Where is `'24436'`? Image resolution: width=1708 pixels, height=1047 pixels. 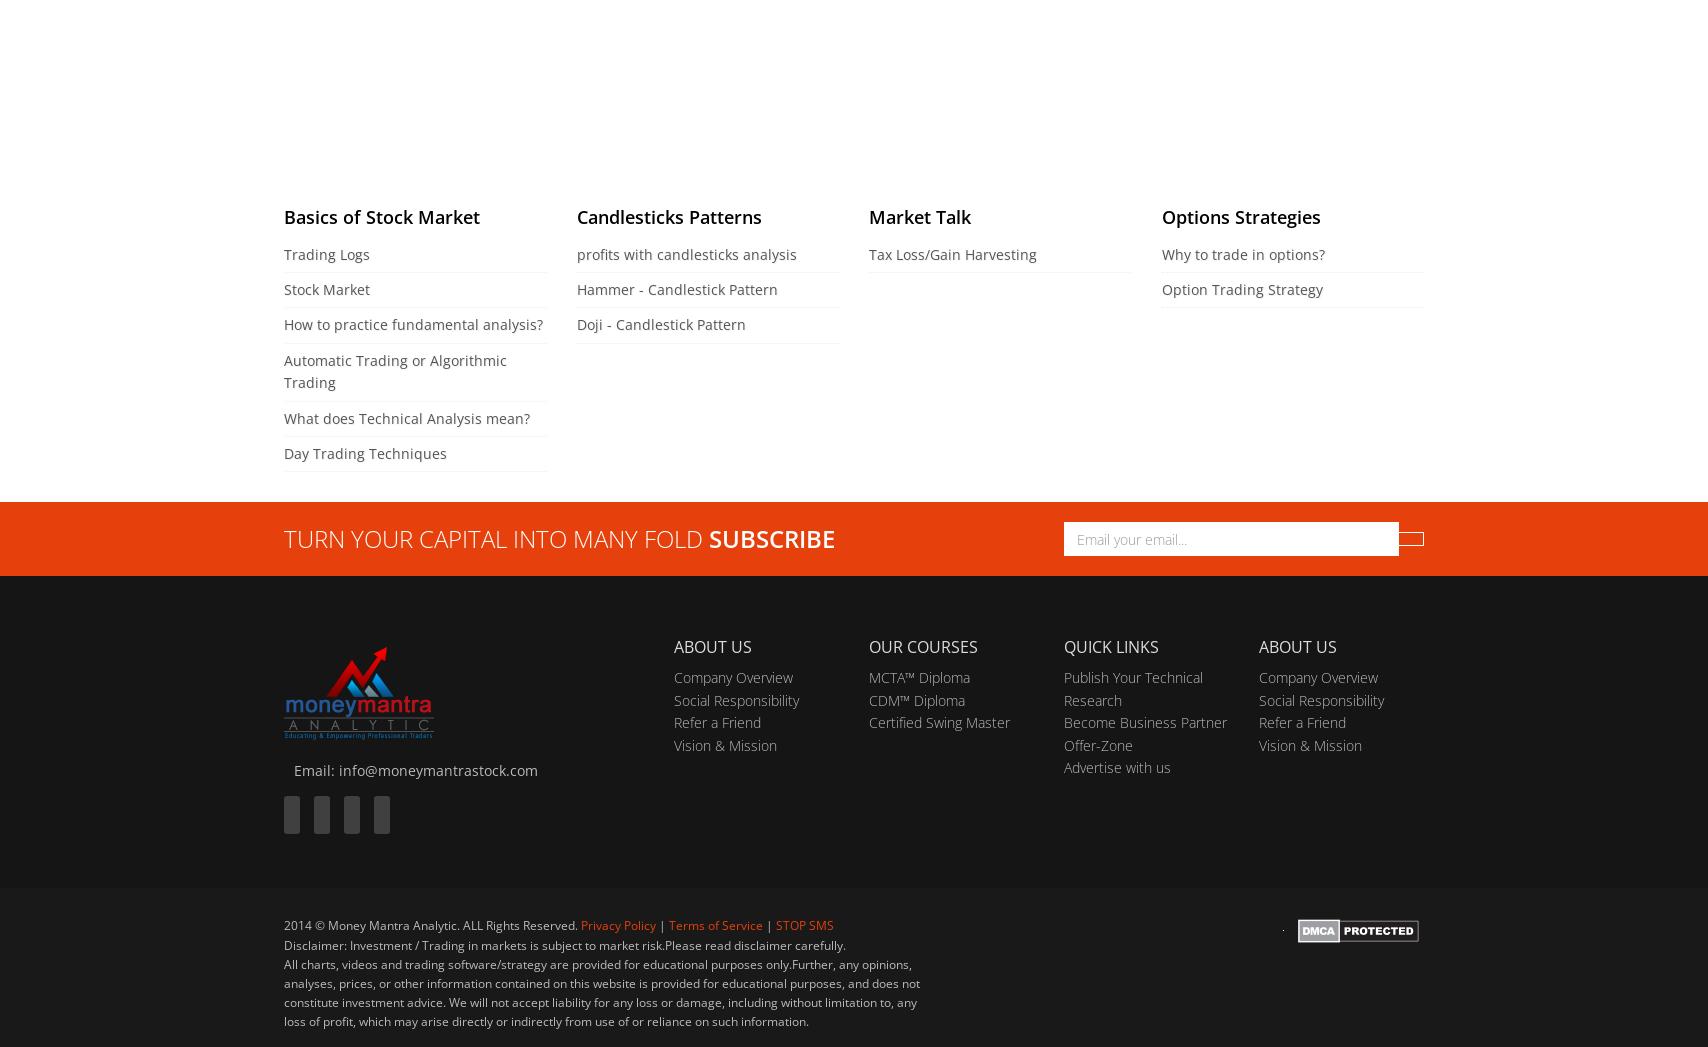
'24436' is located at coordinates (991, 54).